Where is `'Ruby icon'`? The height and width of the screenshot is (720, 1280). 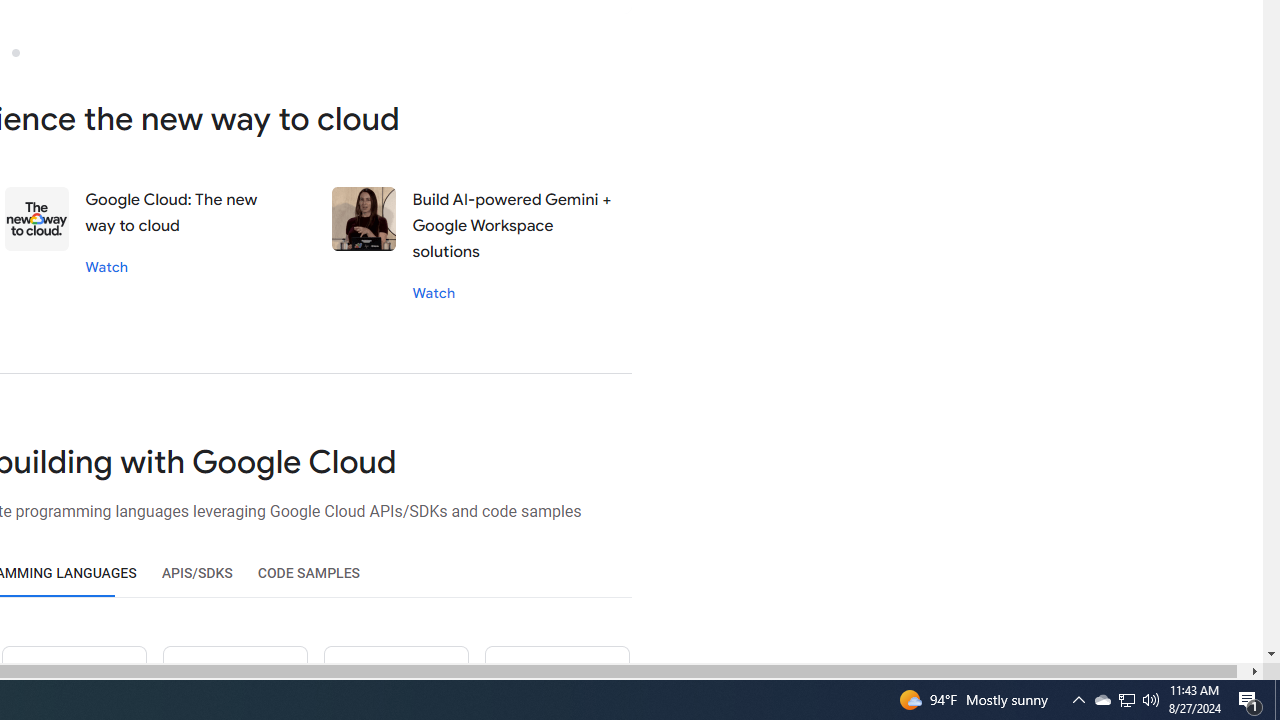
'Ruby icon' is located at coordinates (235, 681).